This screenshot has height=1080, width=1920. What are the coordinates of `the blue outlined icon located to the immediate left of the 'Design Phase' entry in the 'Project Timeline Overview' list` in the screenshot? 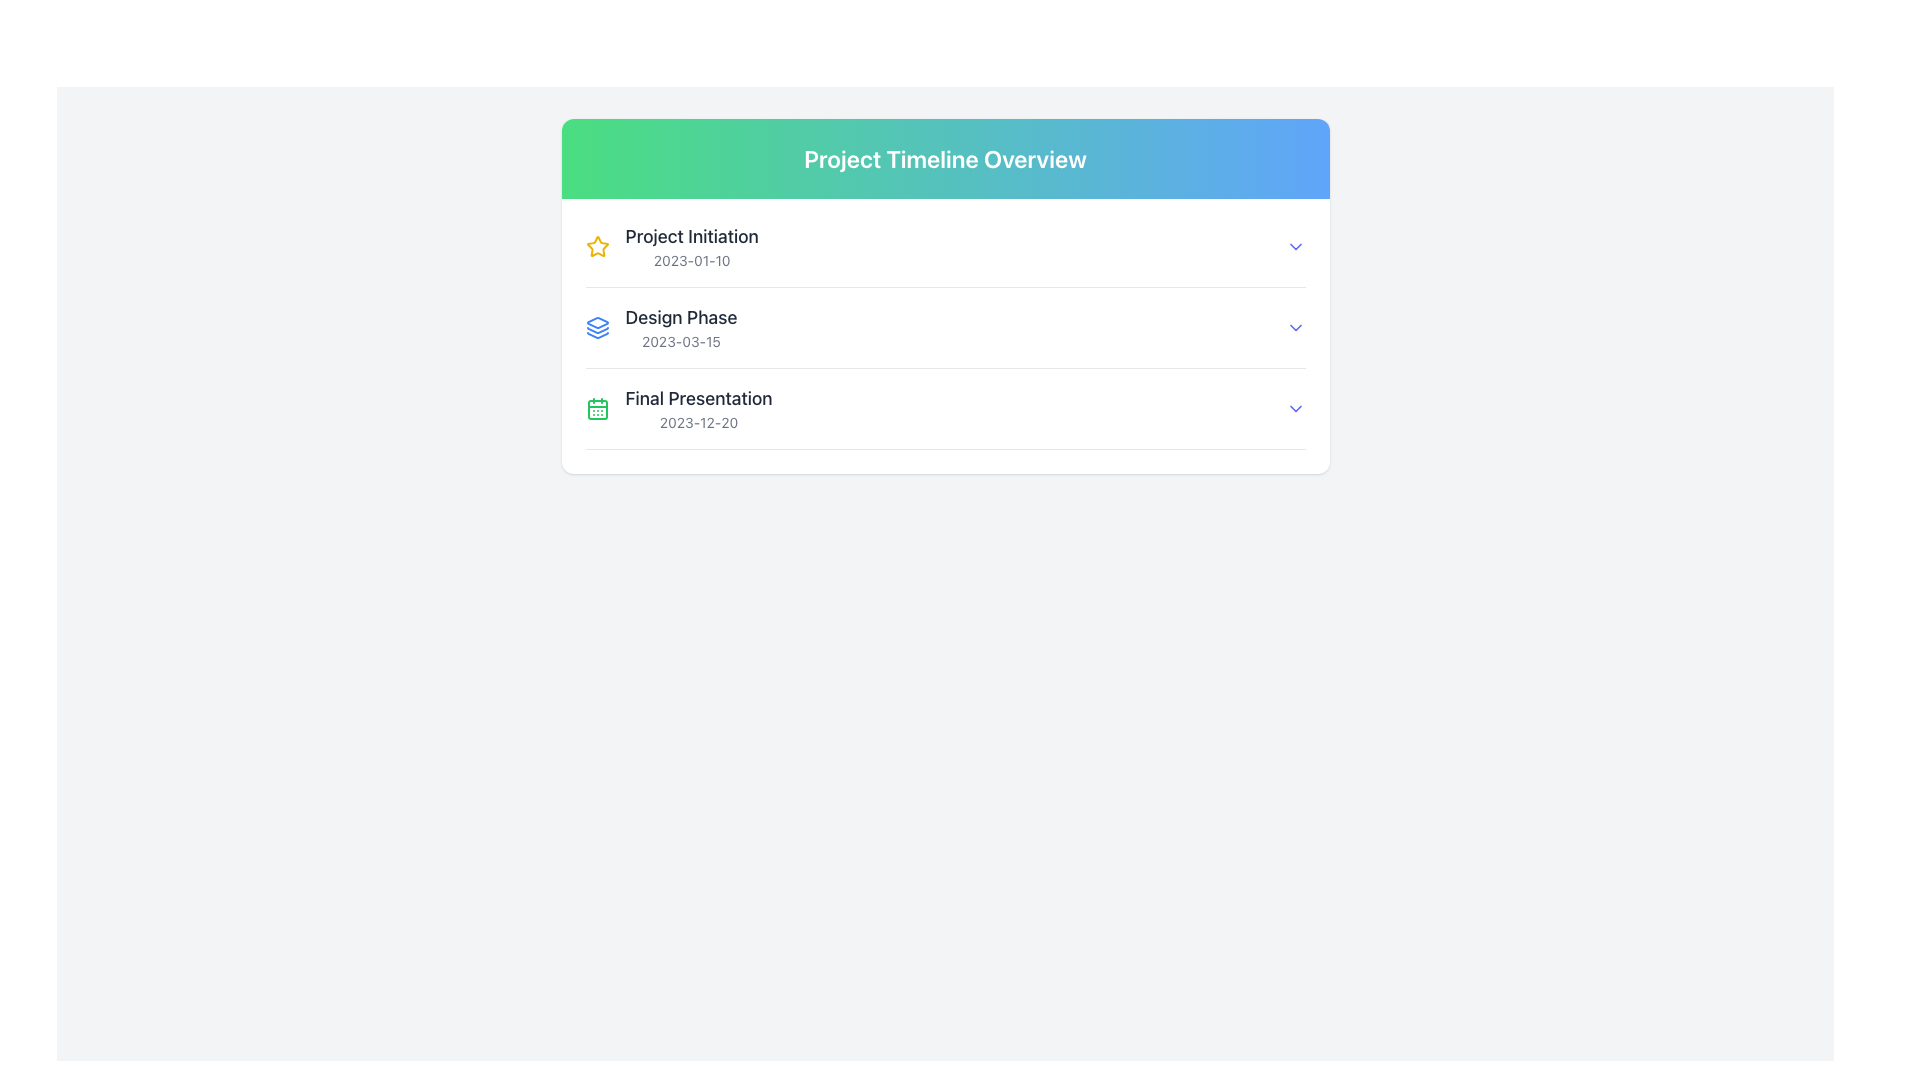 It's located at (596, 326).